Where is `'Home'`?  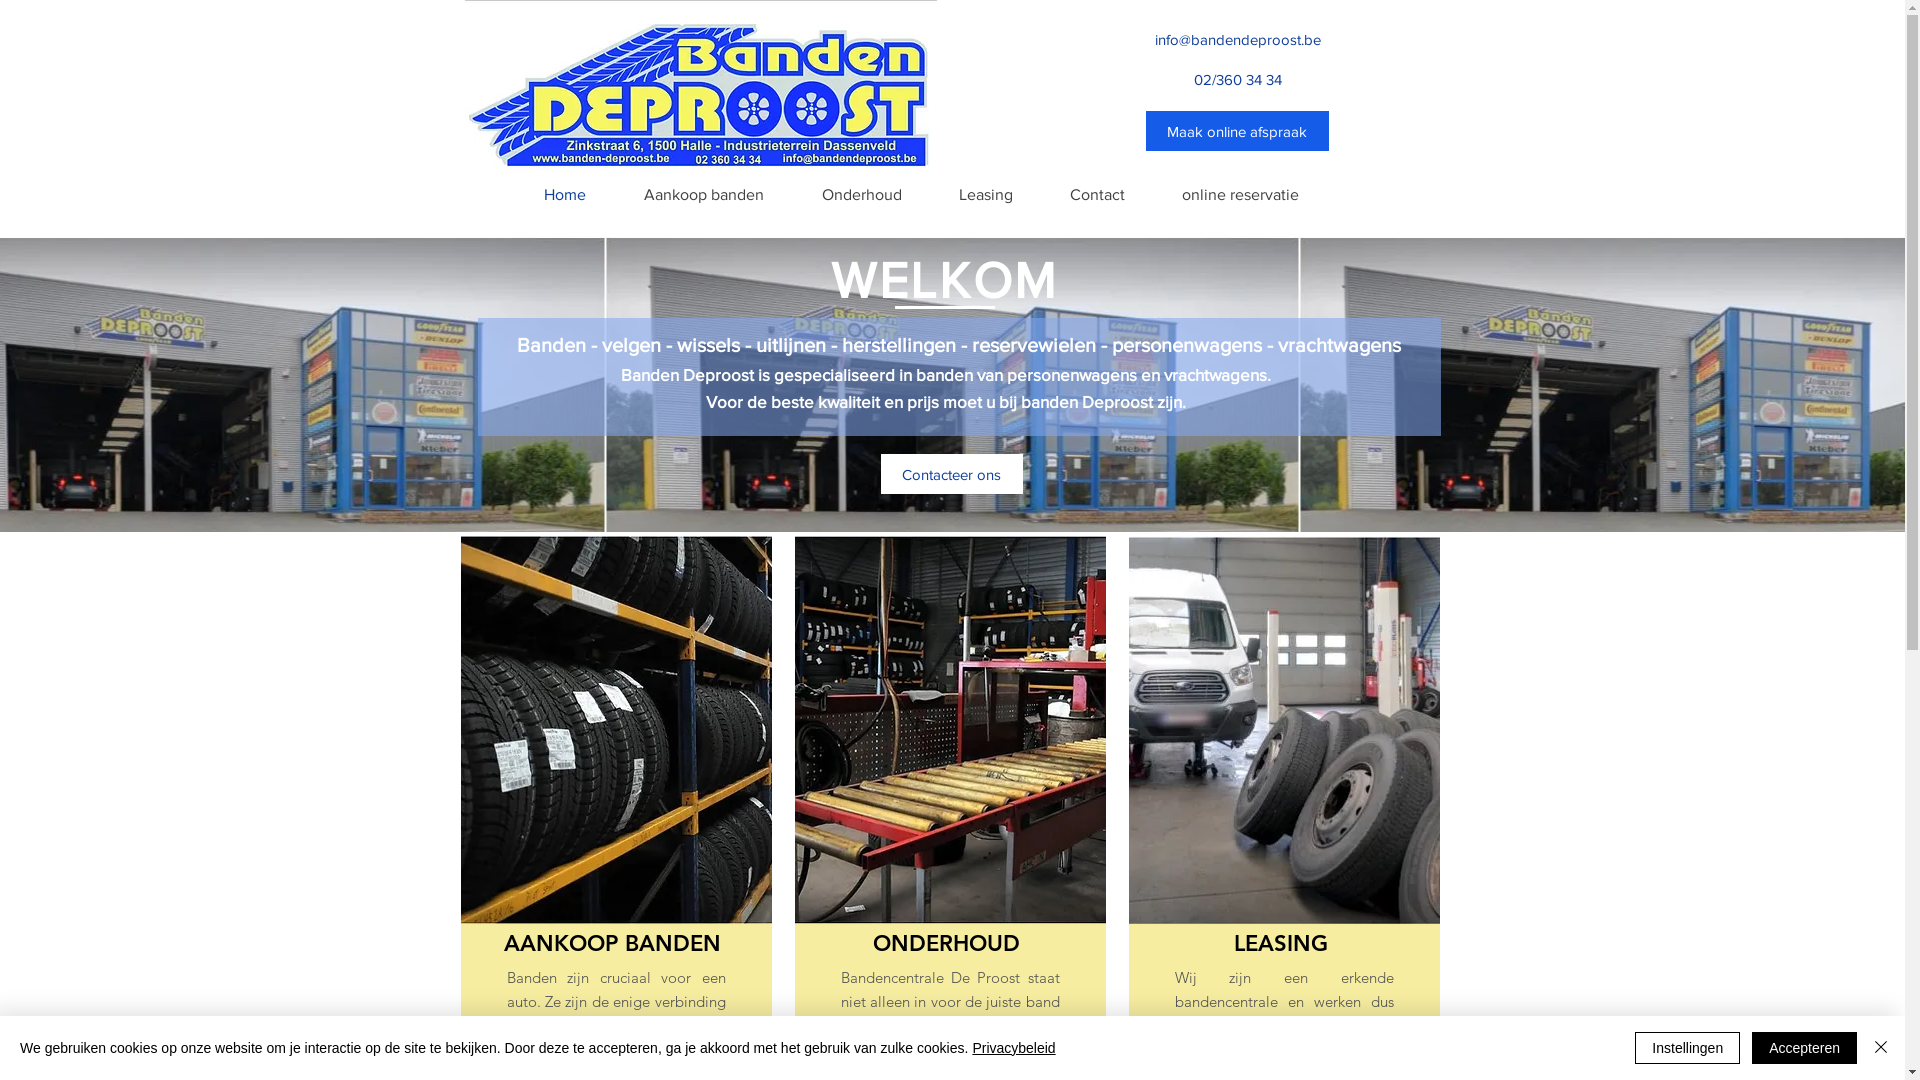
'Home' is located at coordinates (562, 195).